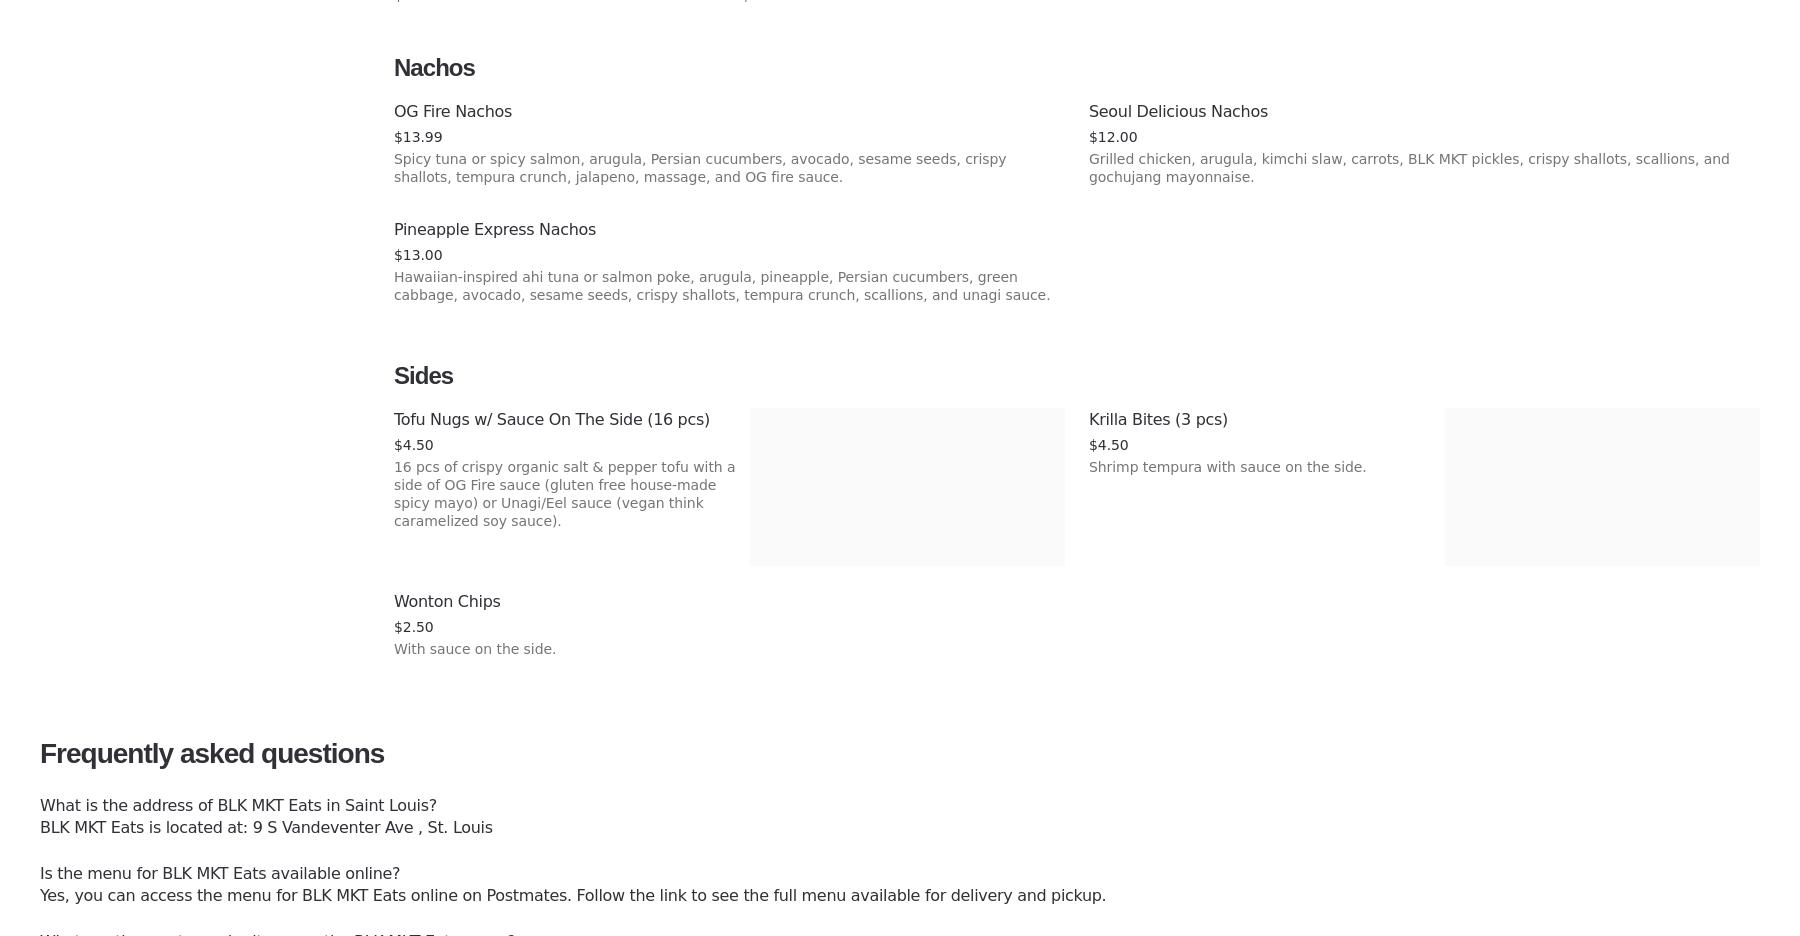 Image resolution: width=1800 pixels, height=936 pixels. I want to click on '$2.50', so click(413, 626).